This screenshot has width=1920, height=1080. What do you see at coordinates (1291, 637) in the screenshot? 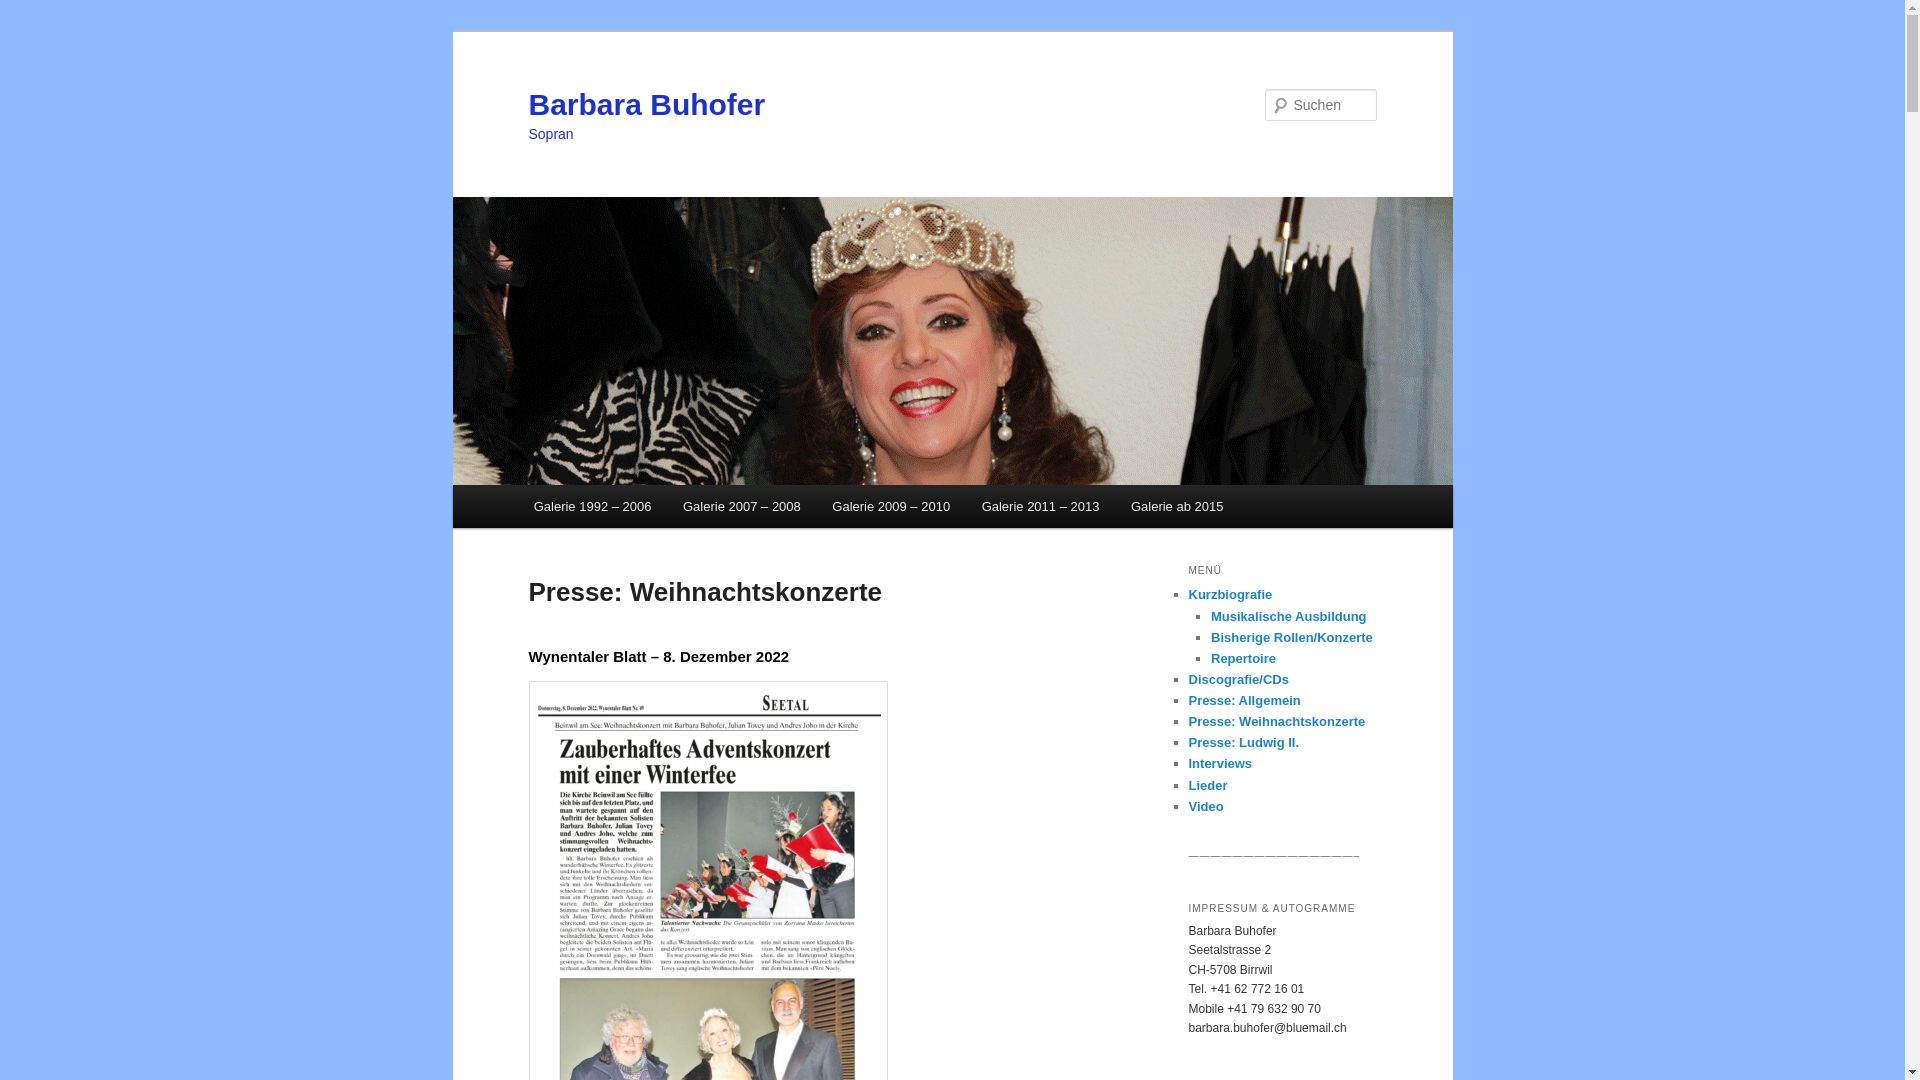
I see `'Bisherige Rollen/Konzerte'` at bounding box center [1291, 637].